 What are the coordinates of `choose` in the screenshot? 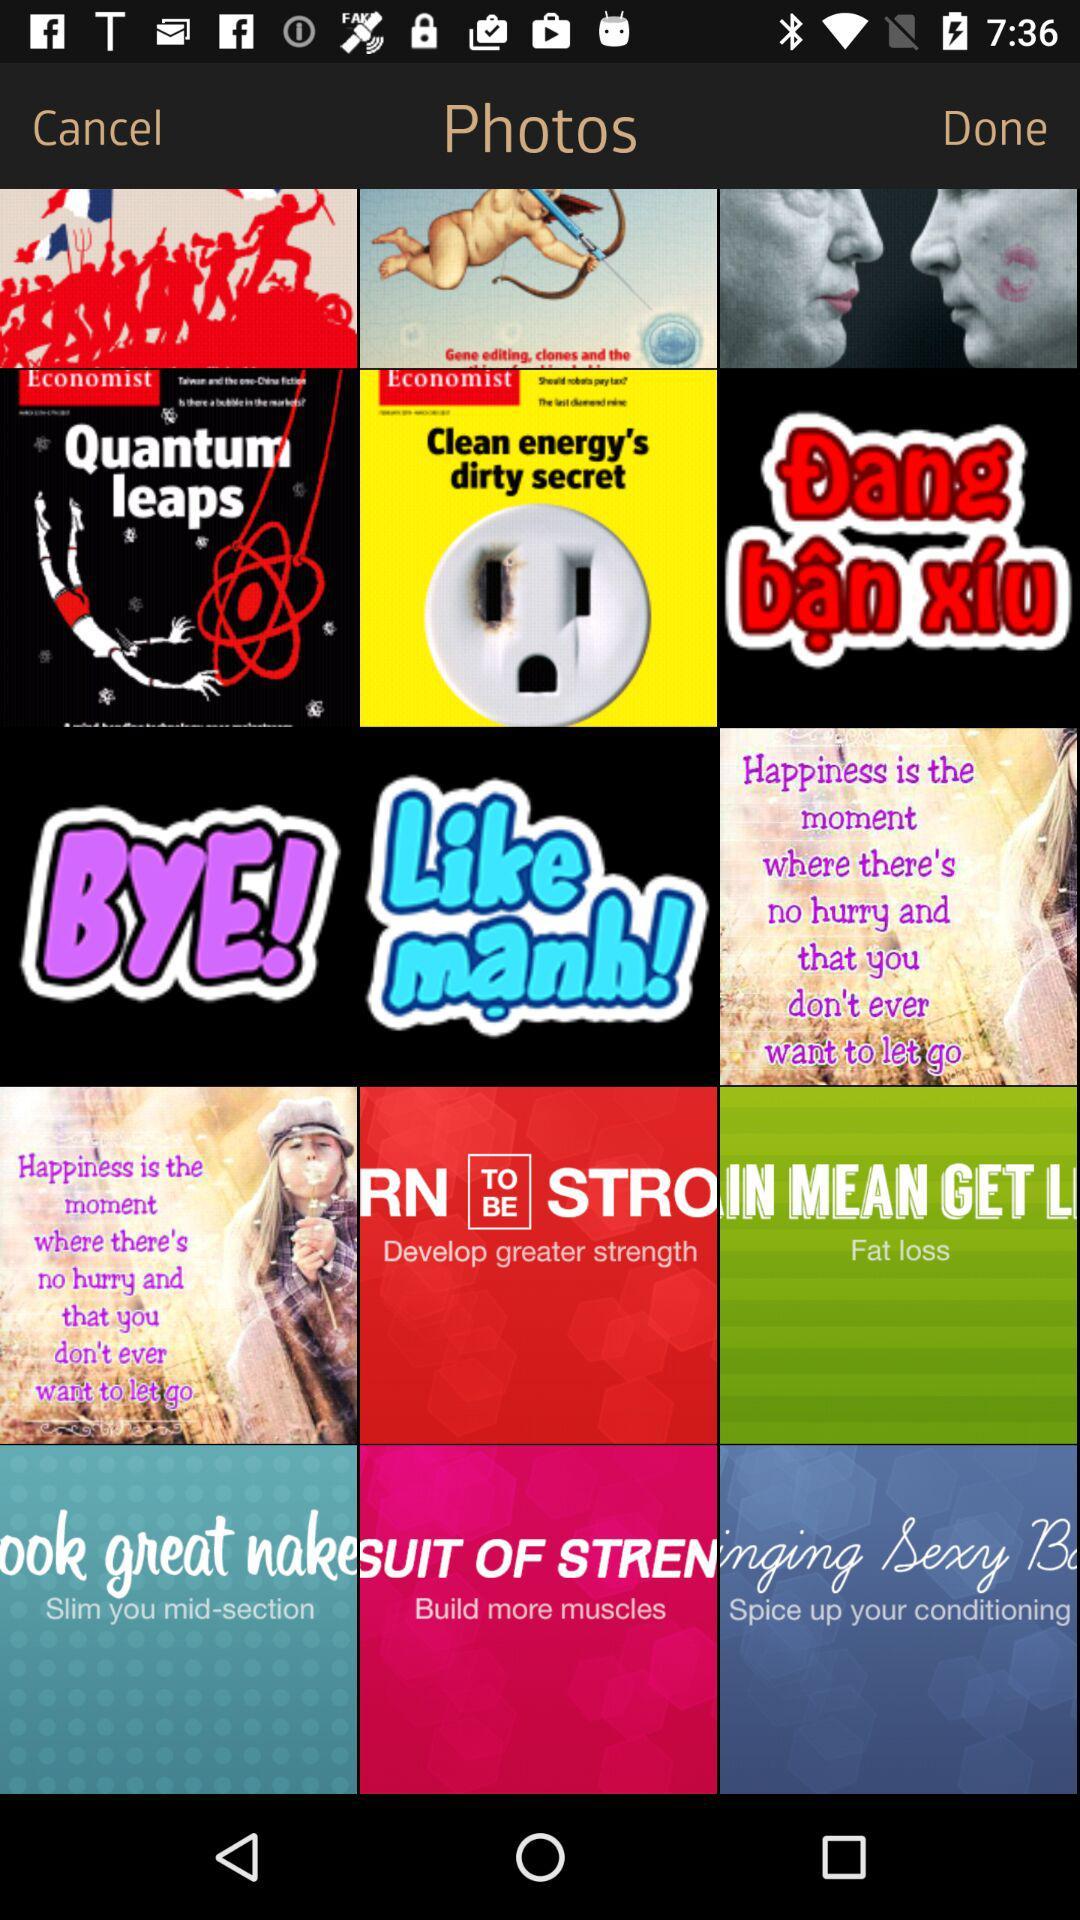 It's located at (537, 277).